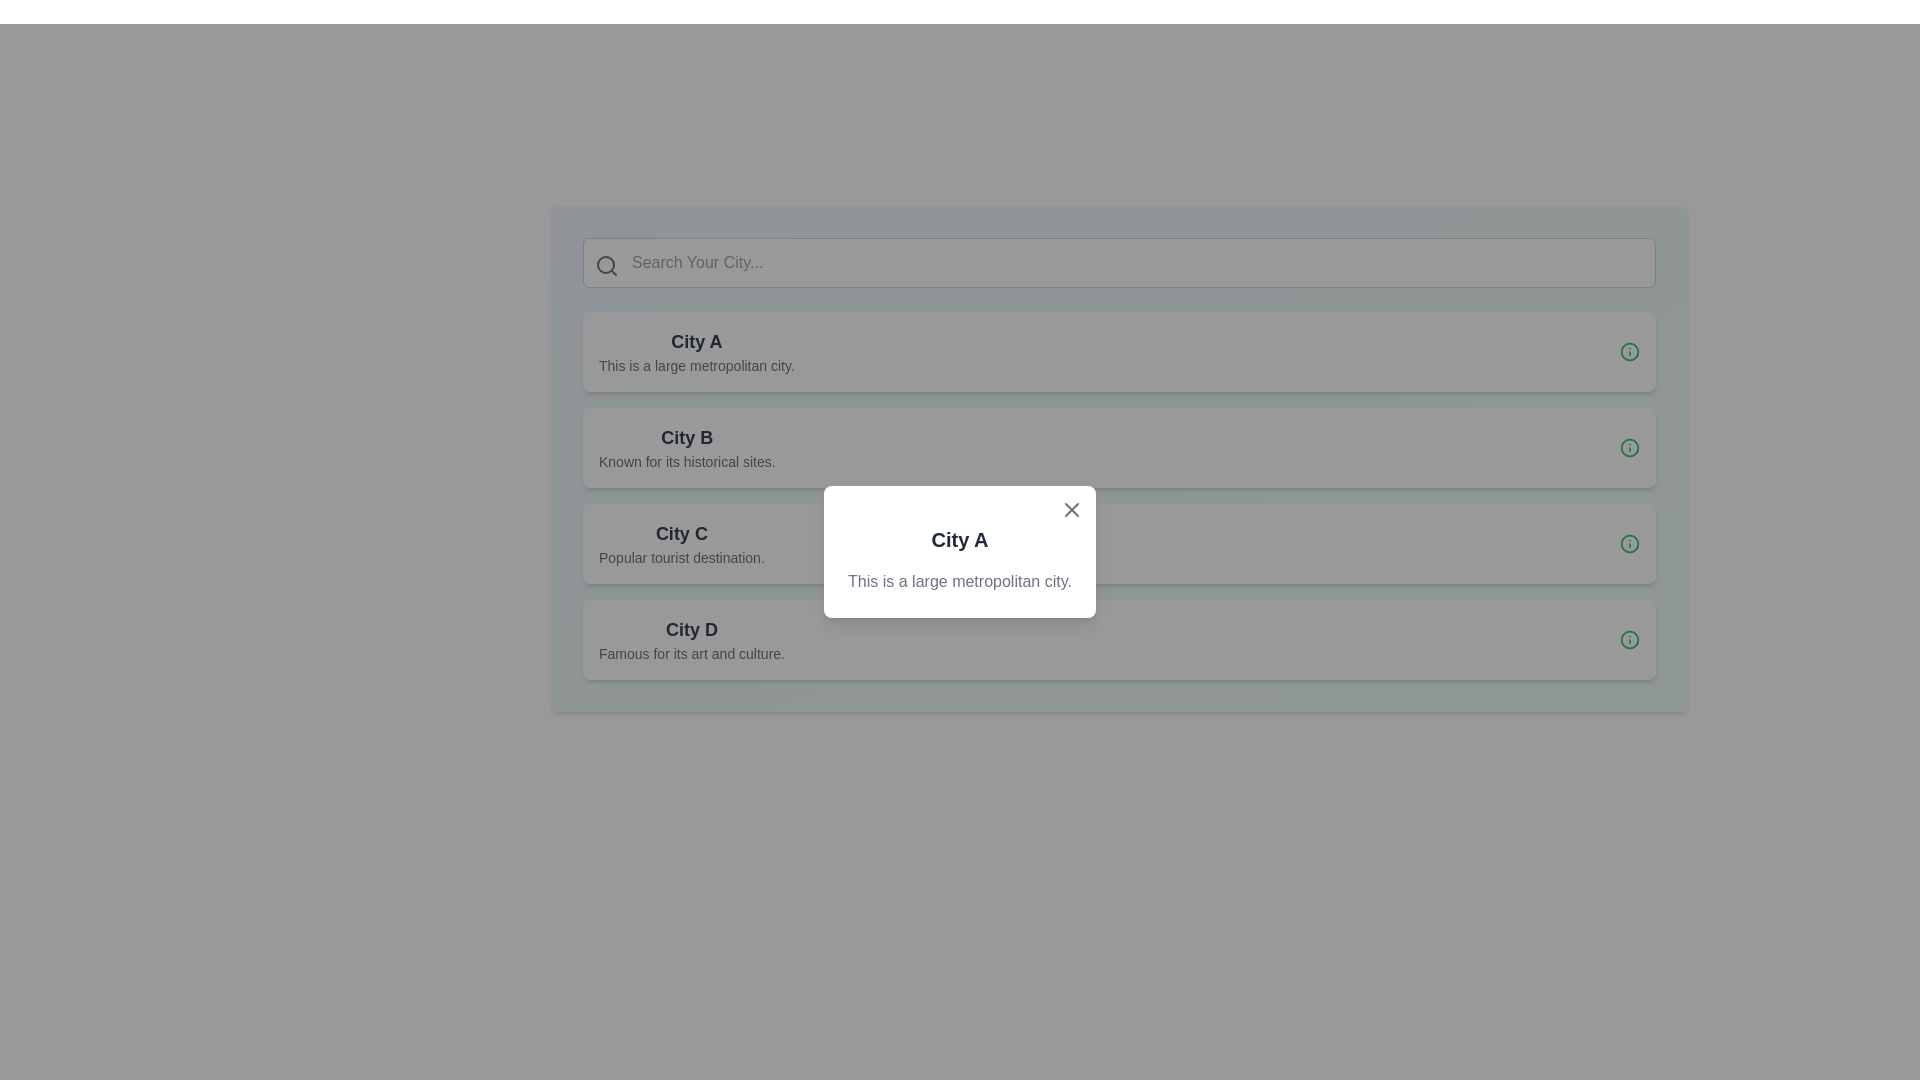  What do you see at coordinates (604, 264) in the screenshot?
I see `the gray circular component resembling a magnifying glass lens within the search icon, located at the top-center of the interface` at bounding box center [604, 264].